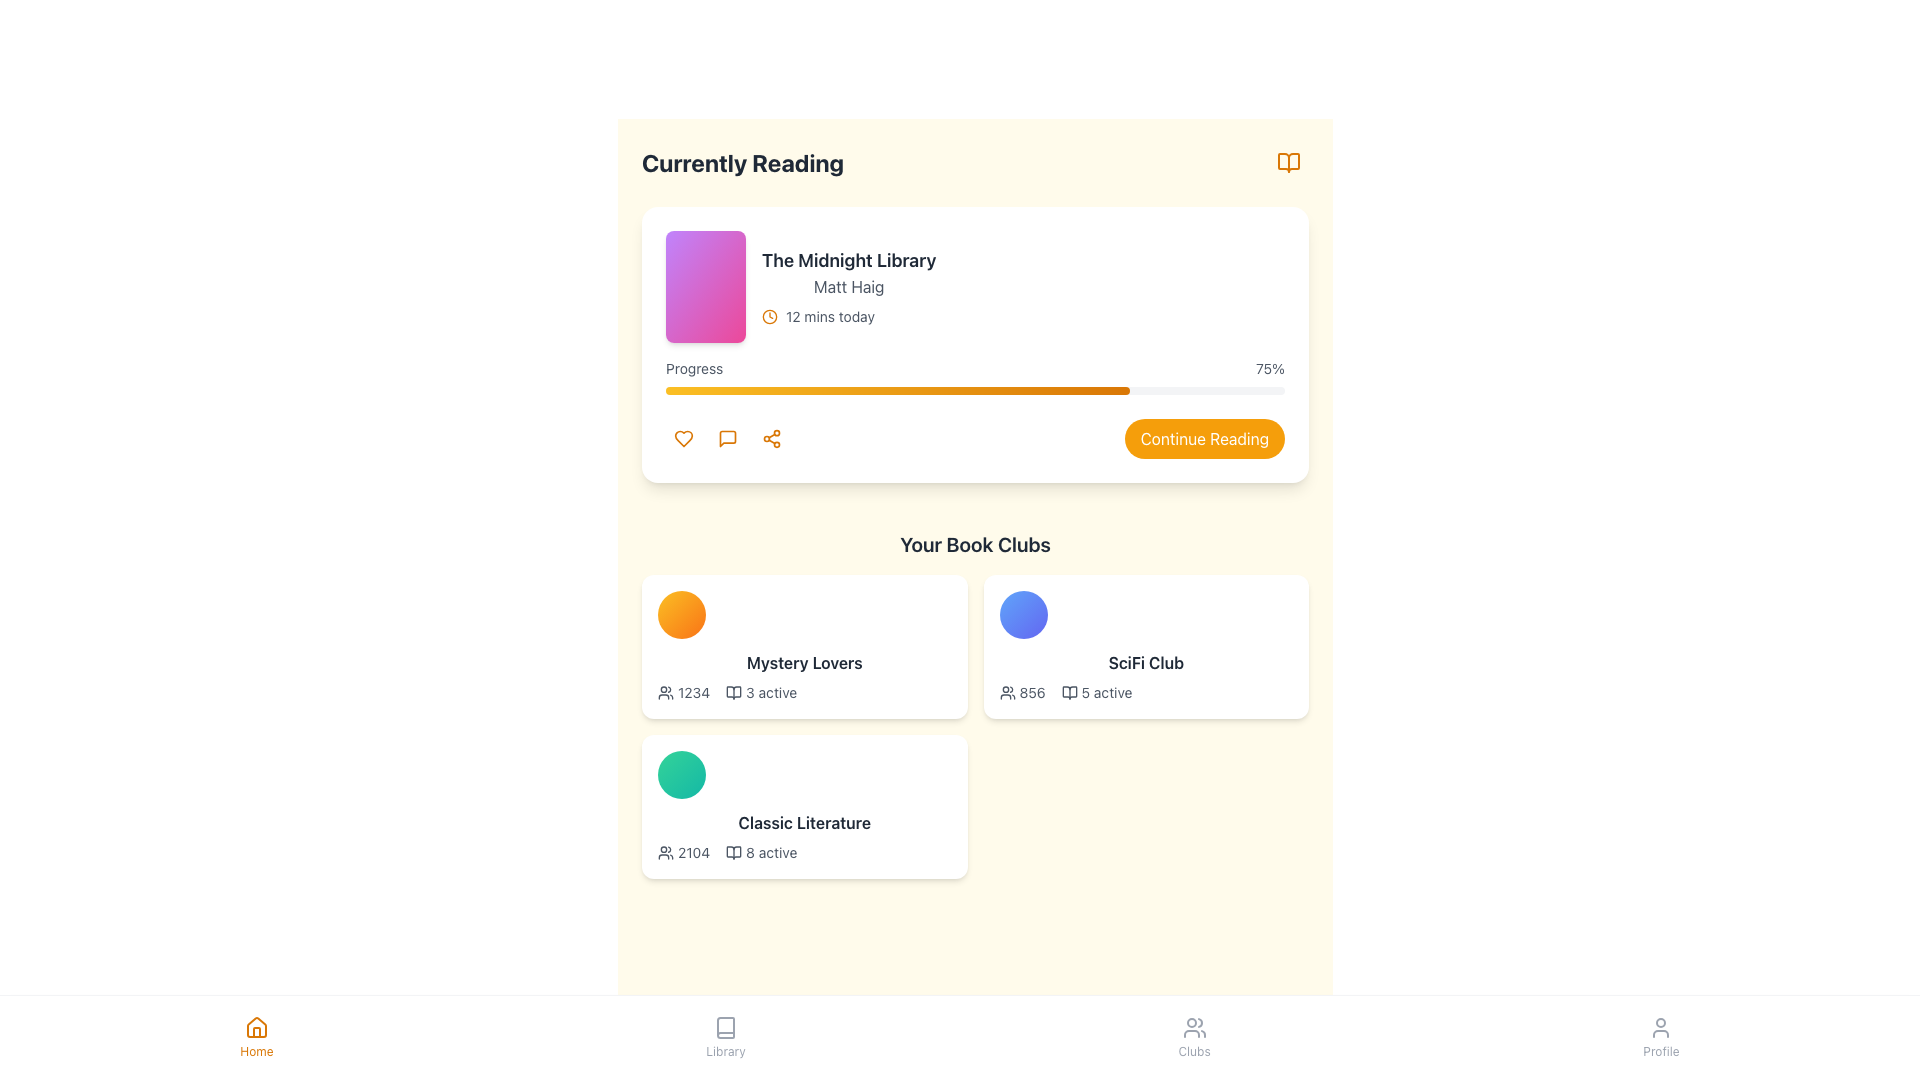 Image resolution: width=1920 pixels, height=1080 pixels. What do you see at coordinates (255, 1032) in the screenshot?
I see `the leftmost house-like icon in the bottom navigation bar` at bounding box center [255, 1032].